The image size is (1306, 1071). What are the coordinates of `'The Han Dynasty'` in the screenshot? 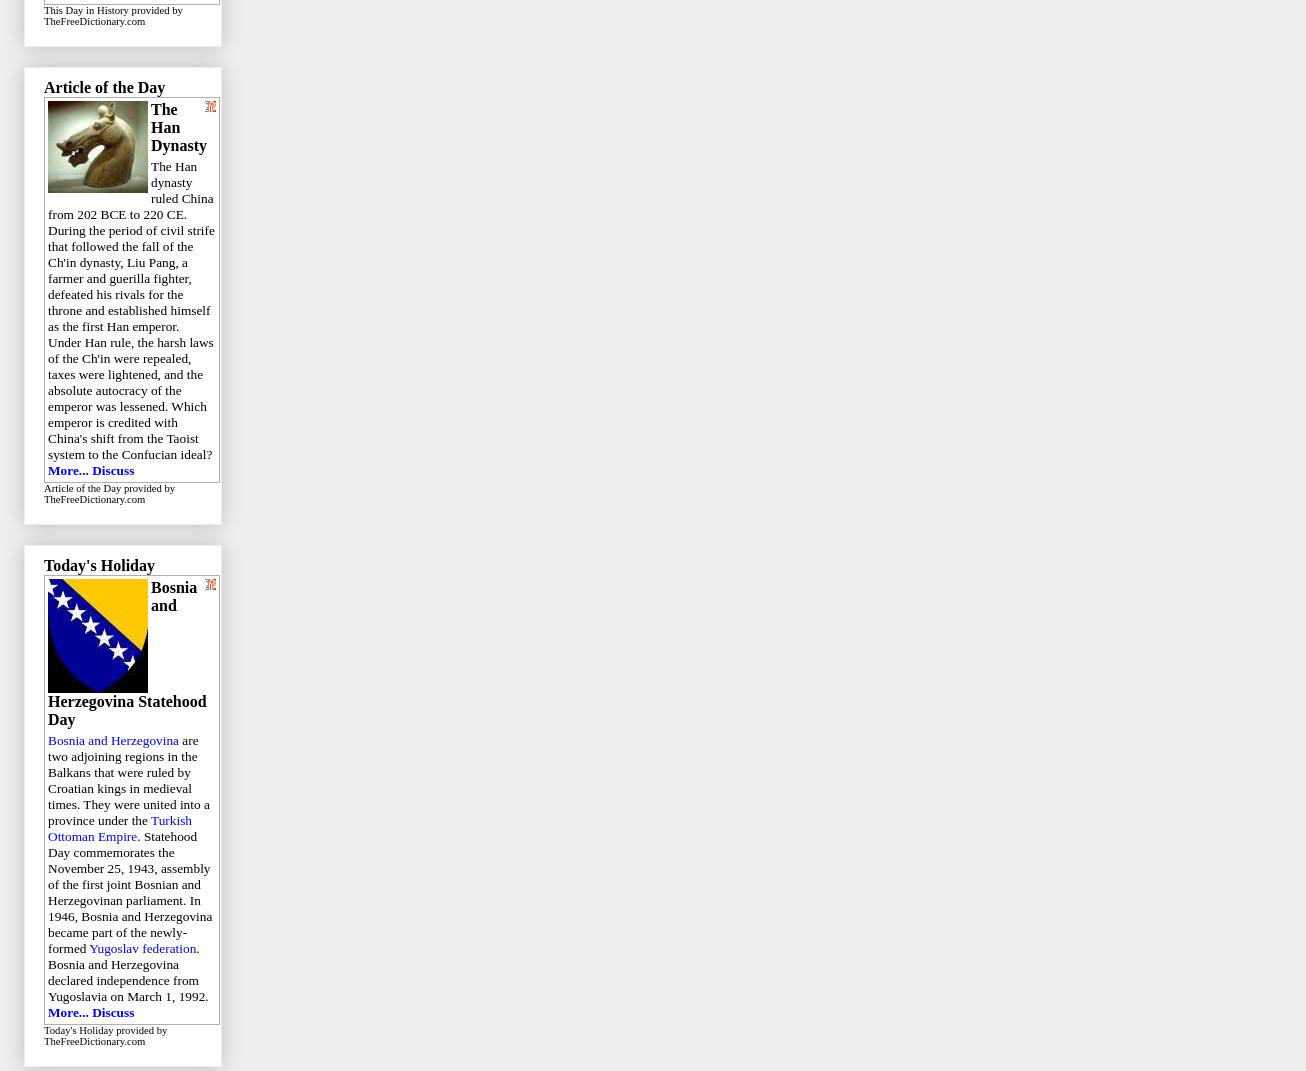 It's located at (150, 127).